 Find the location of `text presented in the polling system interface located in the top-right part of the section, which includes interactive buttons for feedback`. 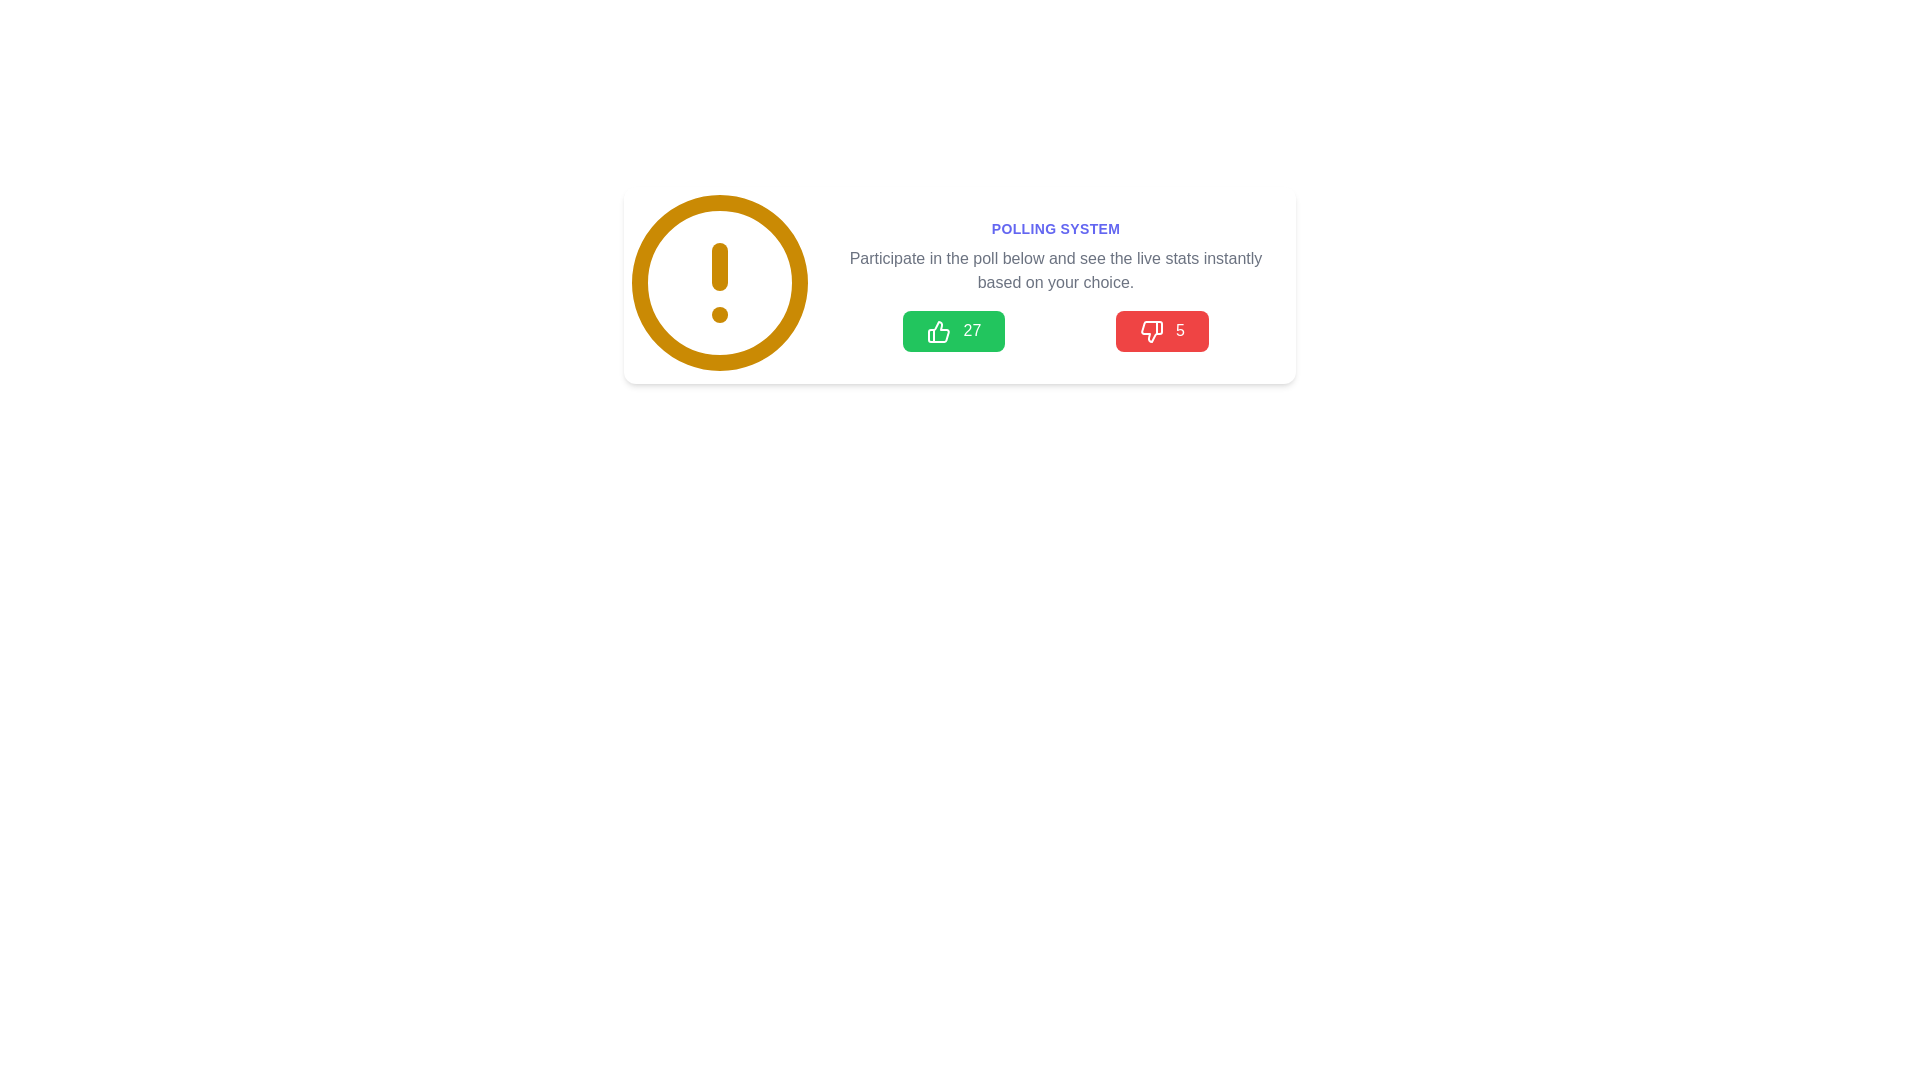

text presented in the polling system interface located in the top-right part of the section, which includes interactive buttons for feedback is located at coordinates (1055, 285).